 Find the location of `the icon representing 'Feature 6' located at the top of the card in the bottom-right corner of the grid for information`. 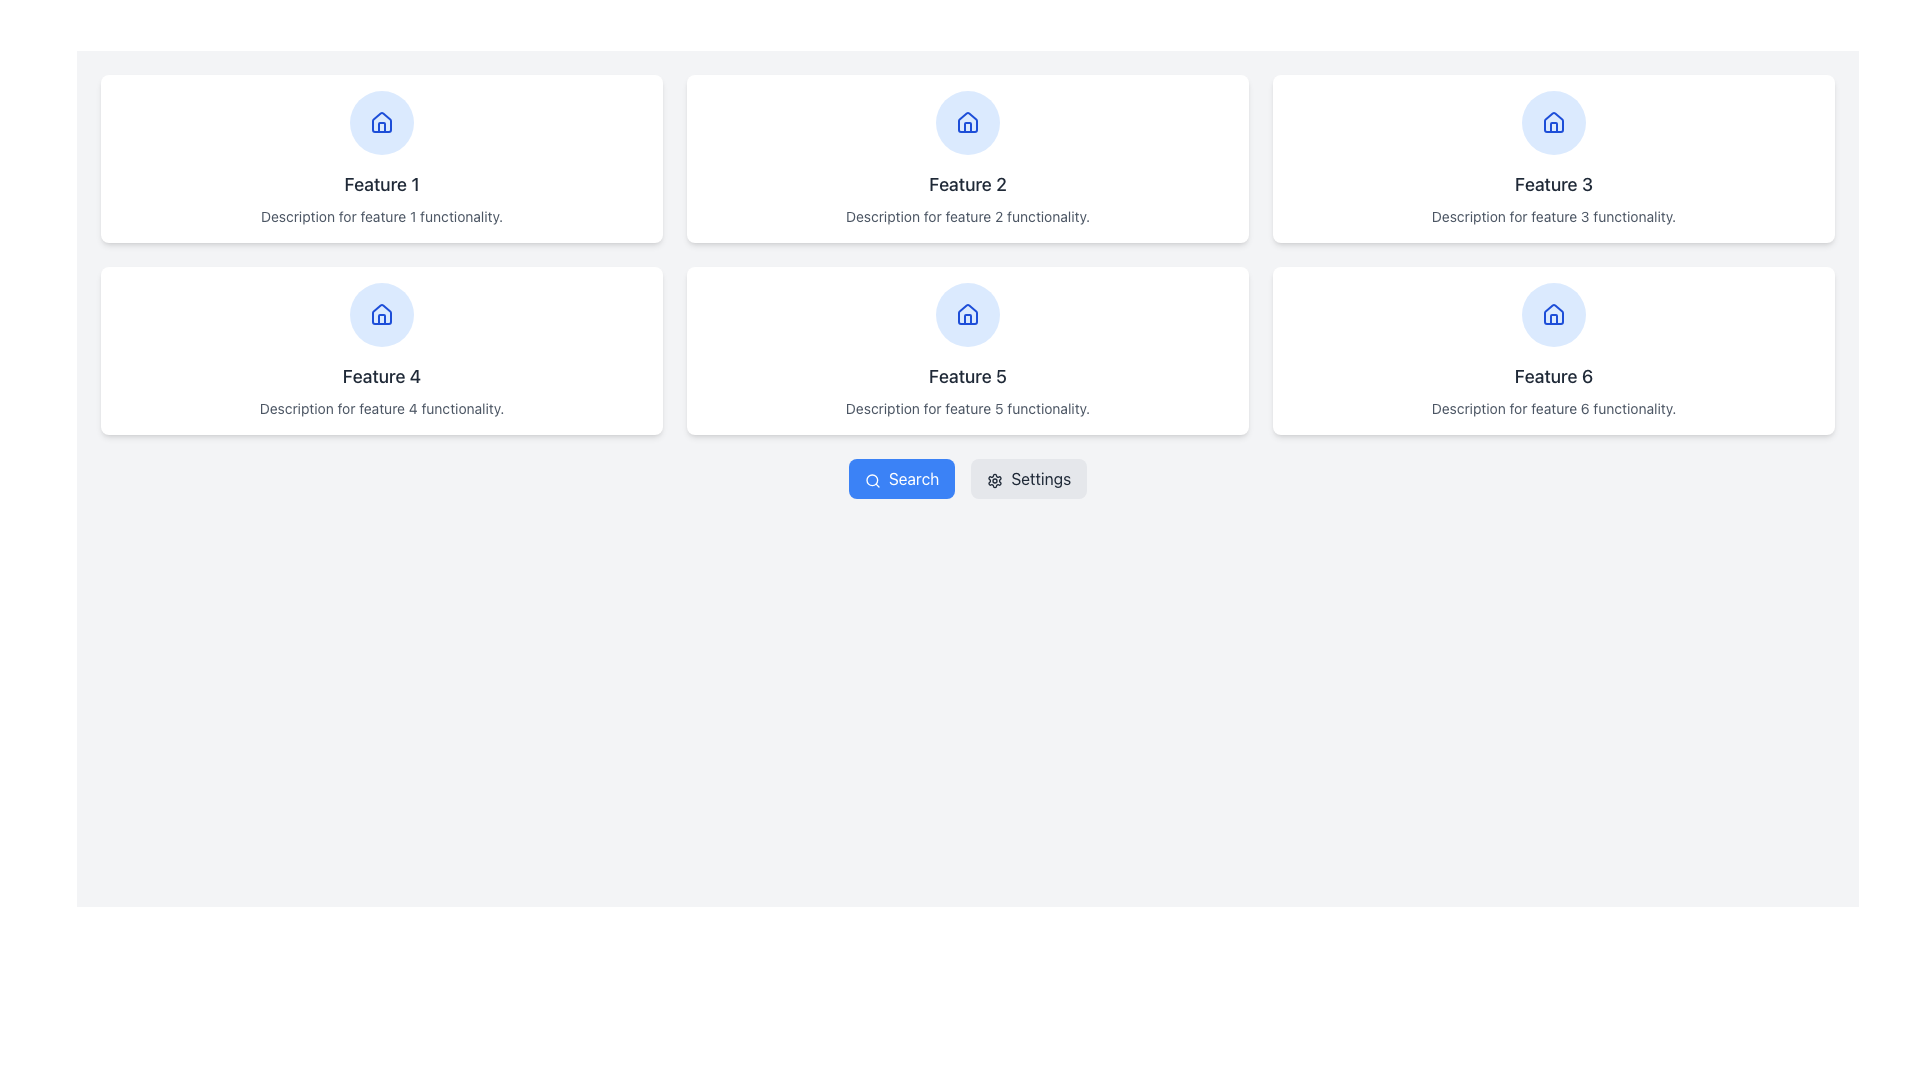

the icon representing 'Feature 6' located at the top of the card in the bottom-right corner of the grid for information is located at coordinates (1553, 315).